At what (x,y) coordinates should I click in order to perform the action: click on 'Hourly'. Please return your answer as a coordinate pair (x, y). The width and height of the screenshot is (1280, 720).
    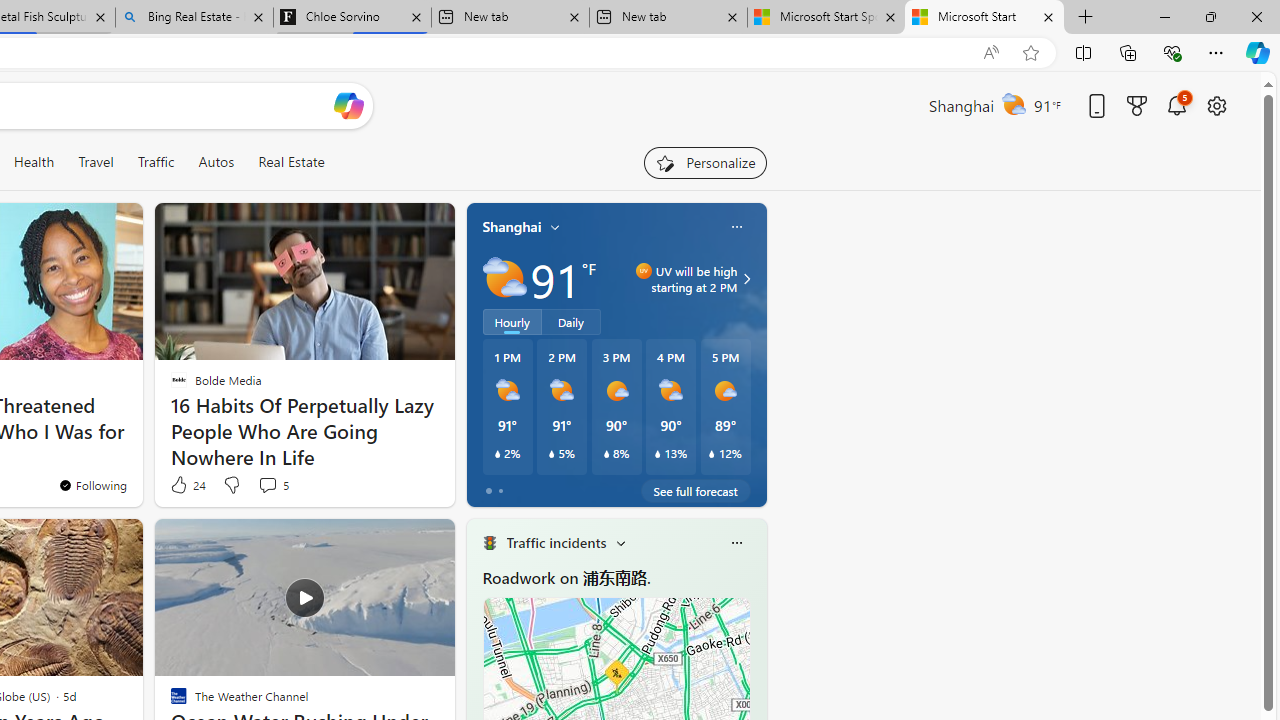
    Looking at the image, I should click on (512, 320).